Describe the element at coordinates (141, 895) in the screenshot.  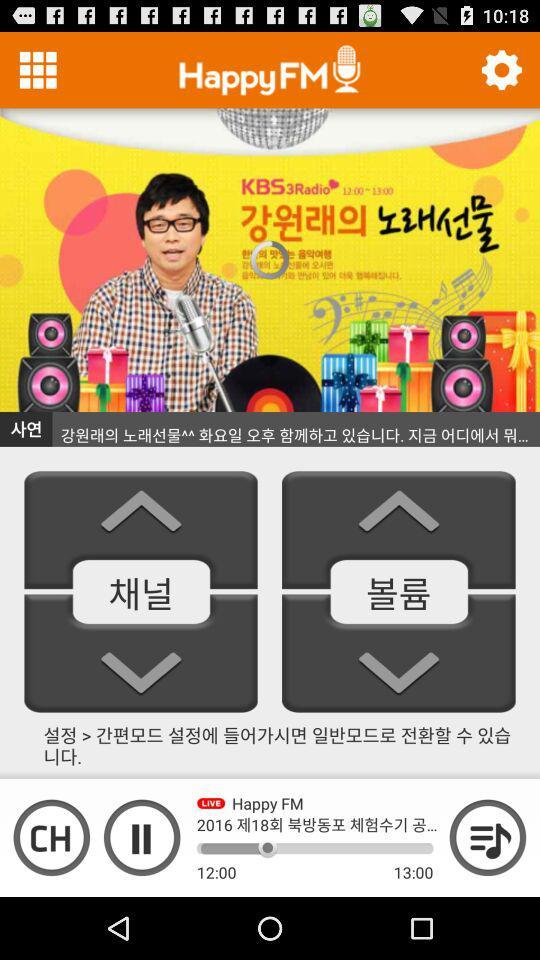
I see `the pause icon` at that location.